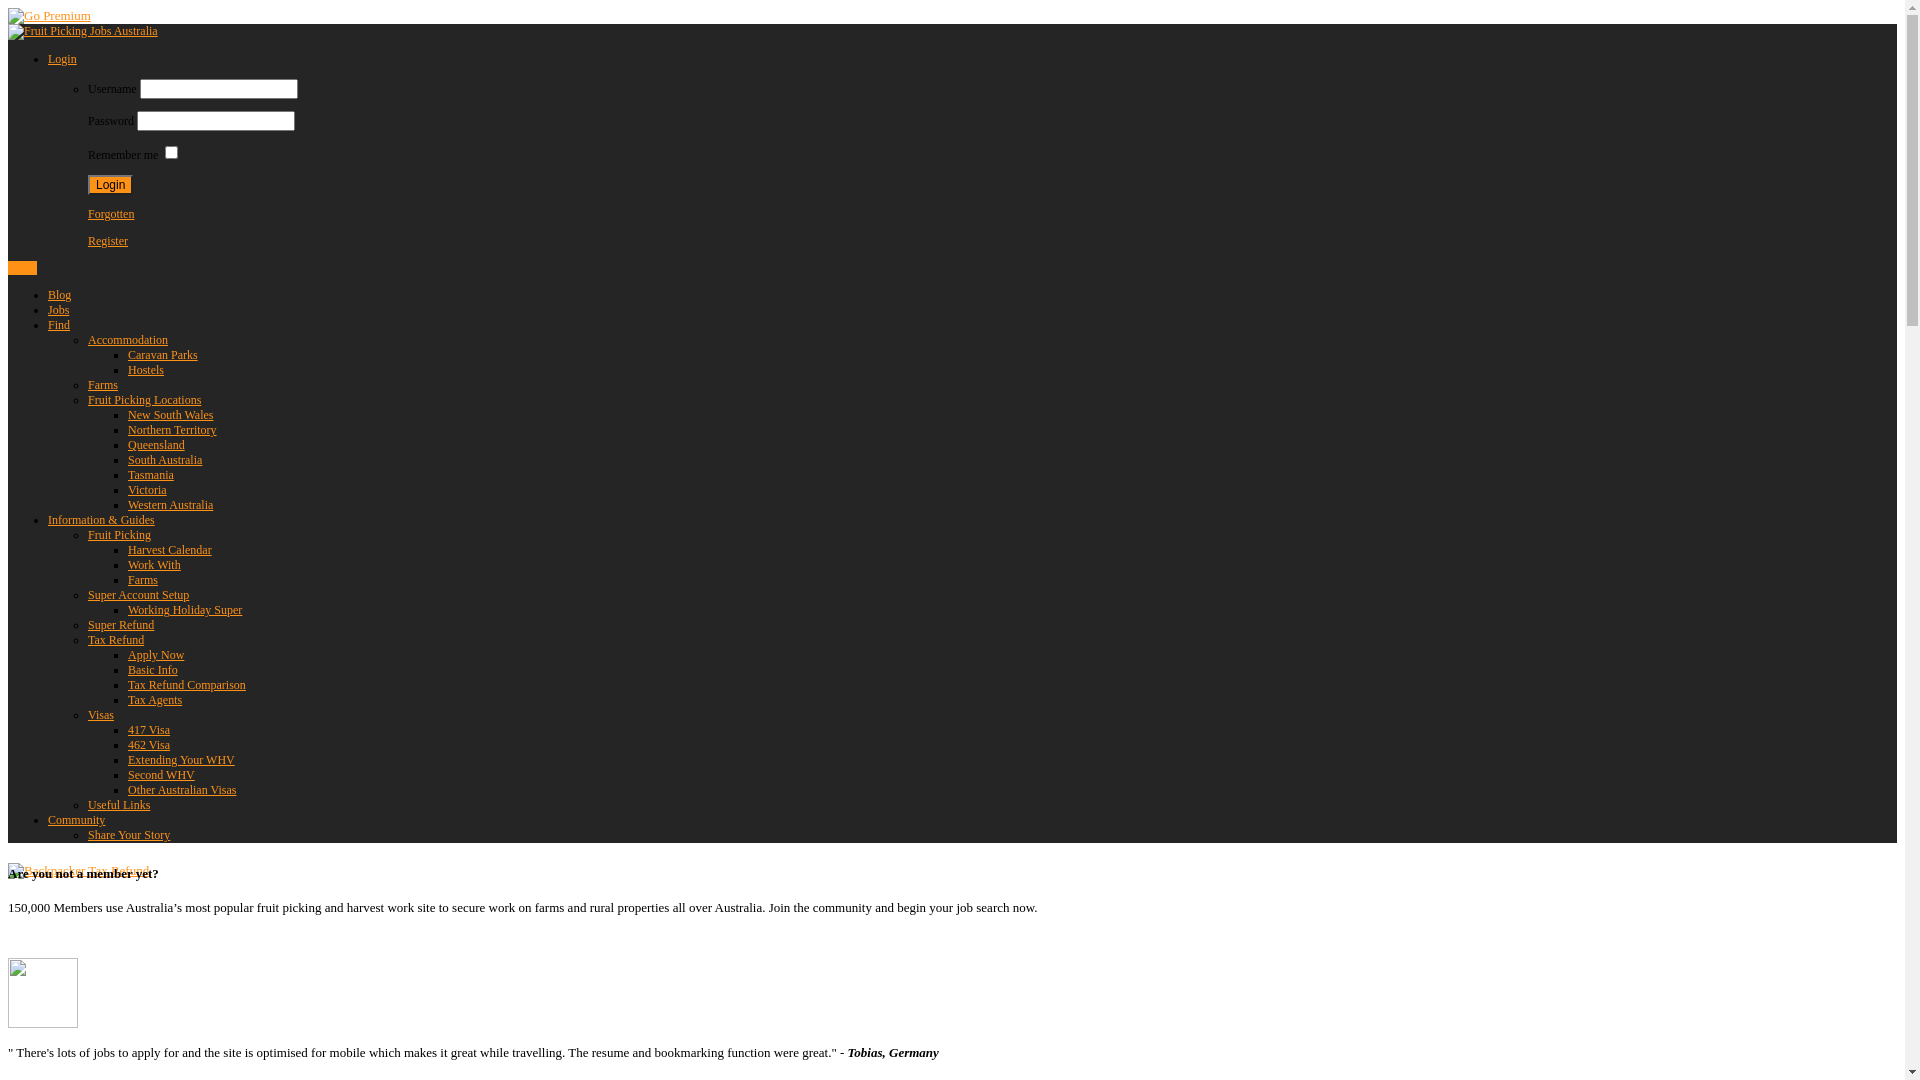  Describe the element at coordinates (153, 698) in the screenshot. I see `'Tax Agents'` at that location.